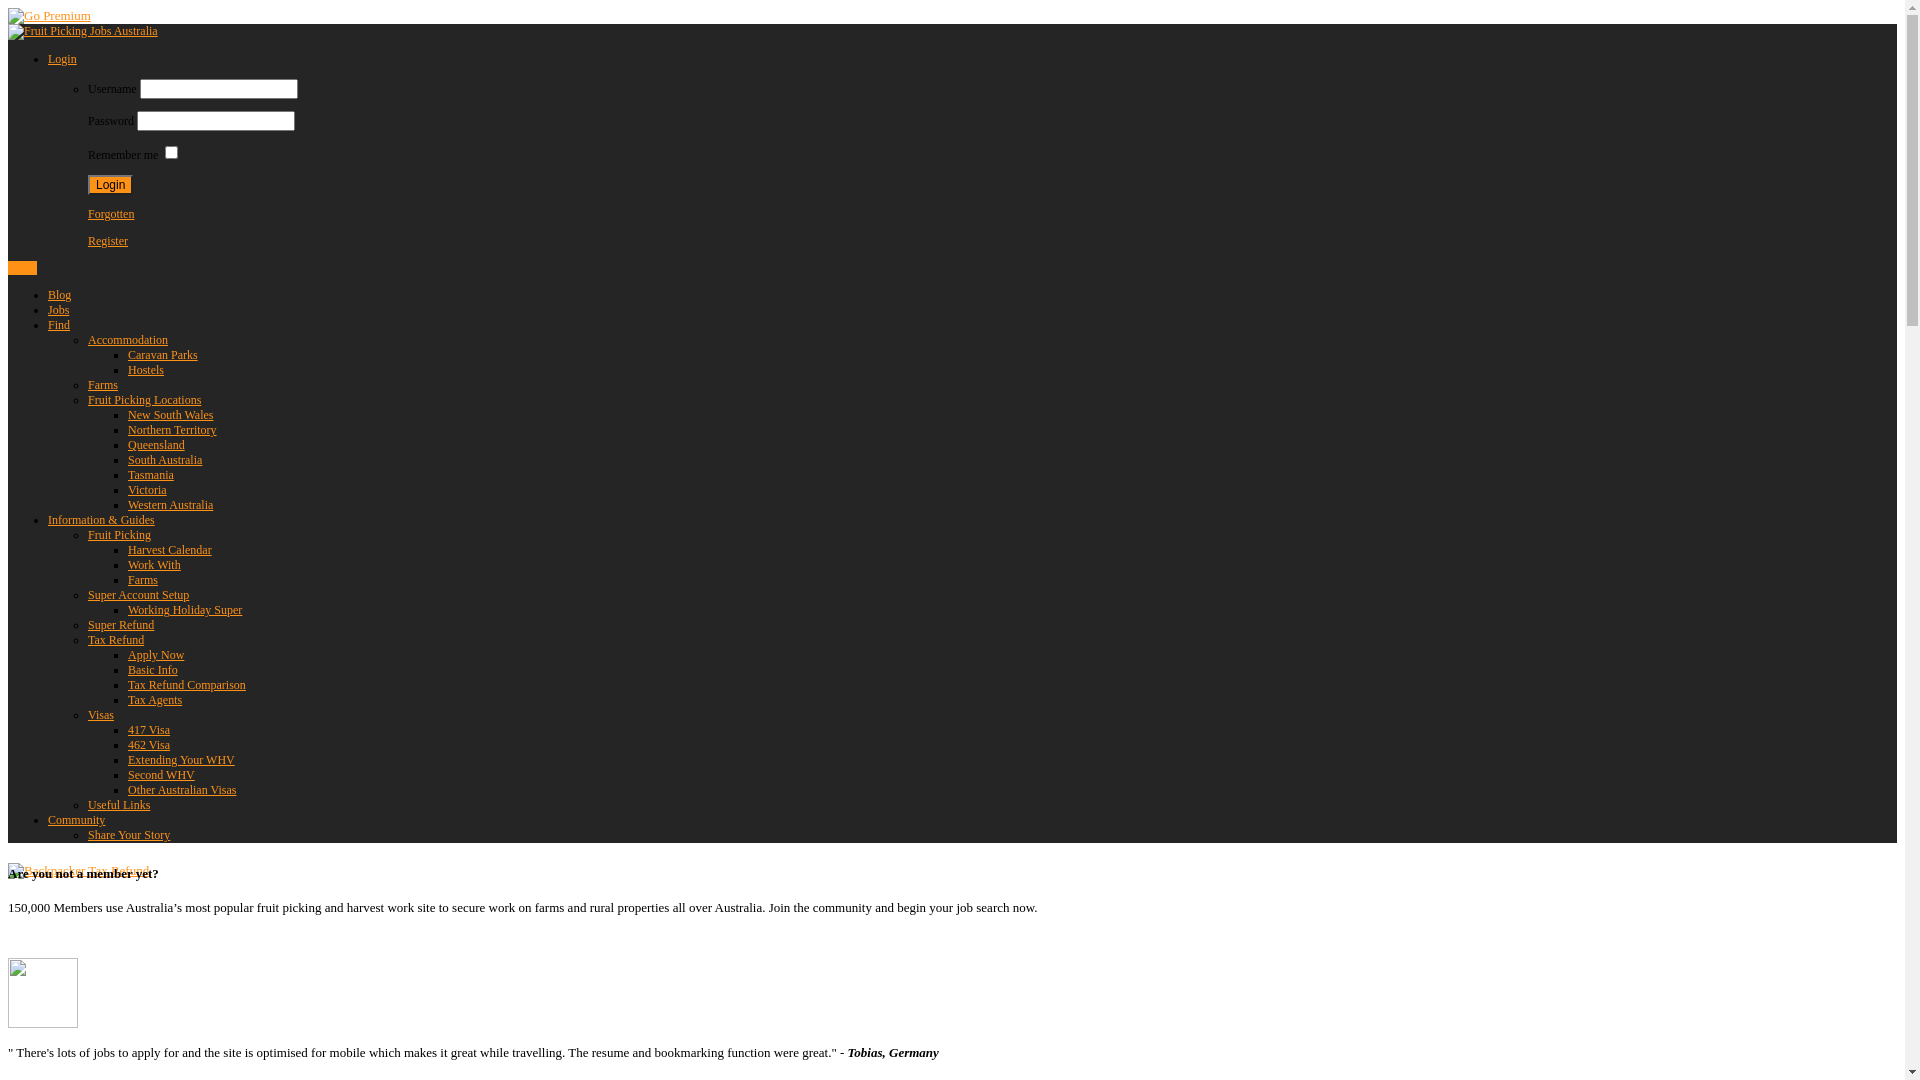  Describe the element at coordinates (153, 698) in the screenshot. I see `'Tax Agents'` at that location.